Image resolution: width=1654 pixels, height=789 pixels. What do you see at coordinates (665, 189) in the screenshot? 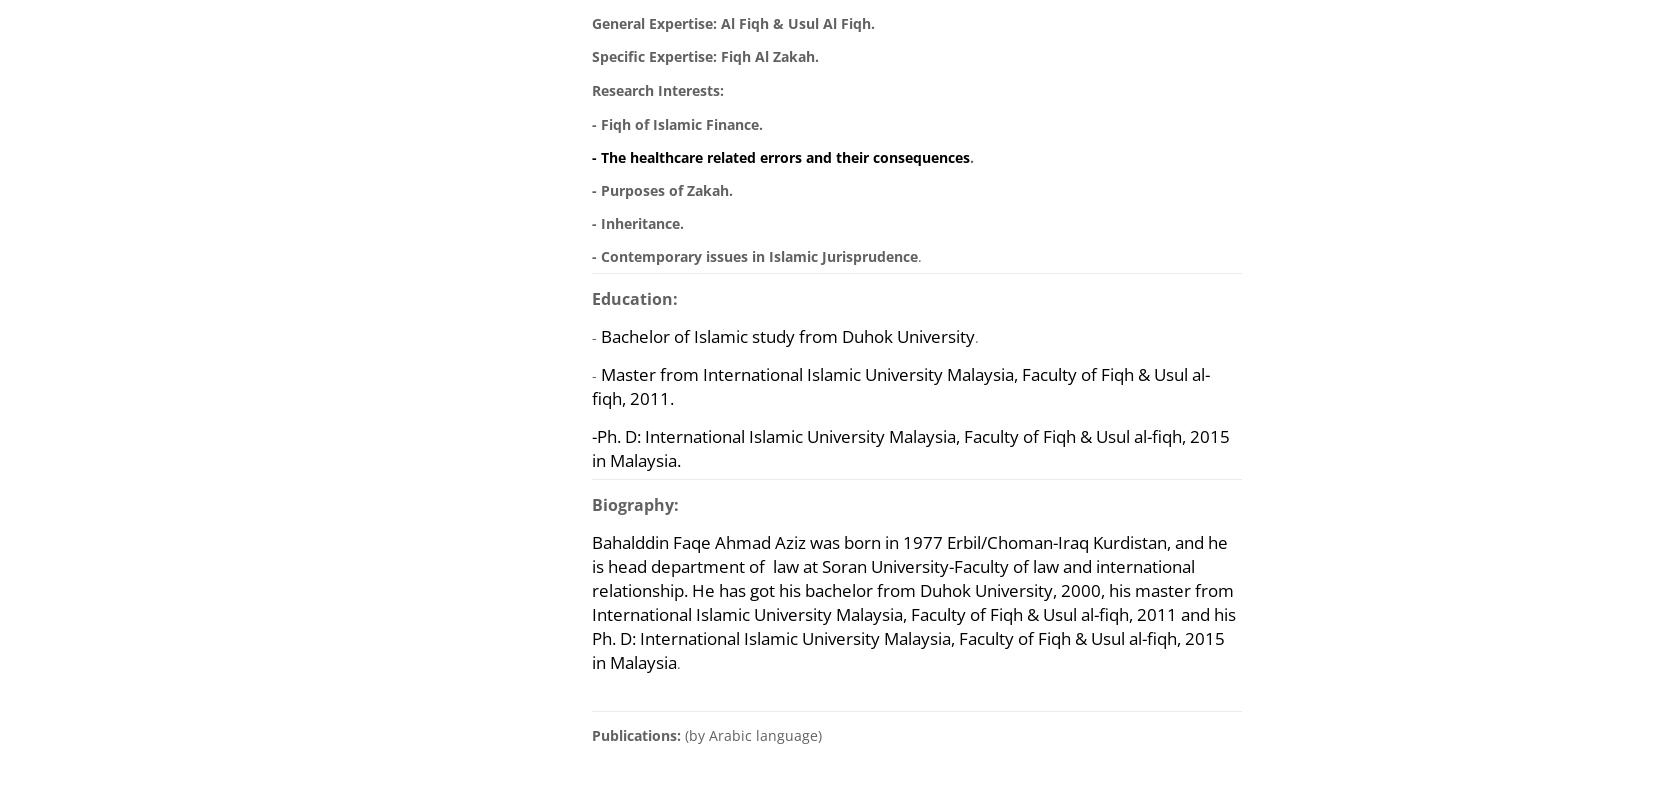
I see `'Purposes of Zakah'` at bounding box center [665, 189].